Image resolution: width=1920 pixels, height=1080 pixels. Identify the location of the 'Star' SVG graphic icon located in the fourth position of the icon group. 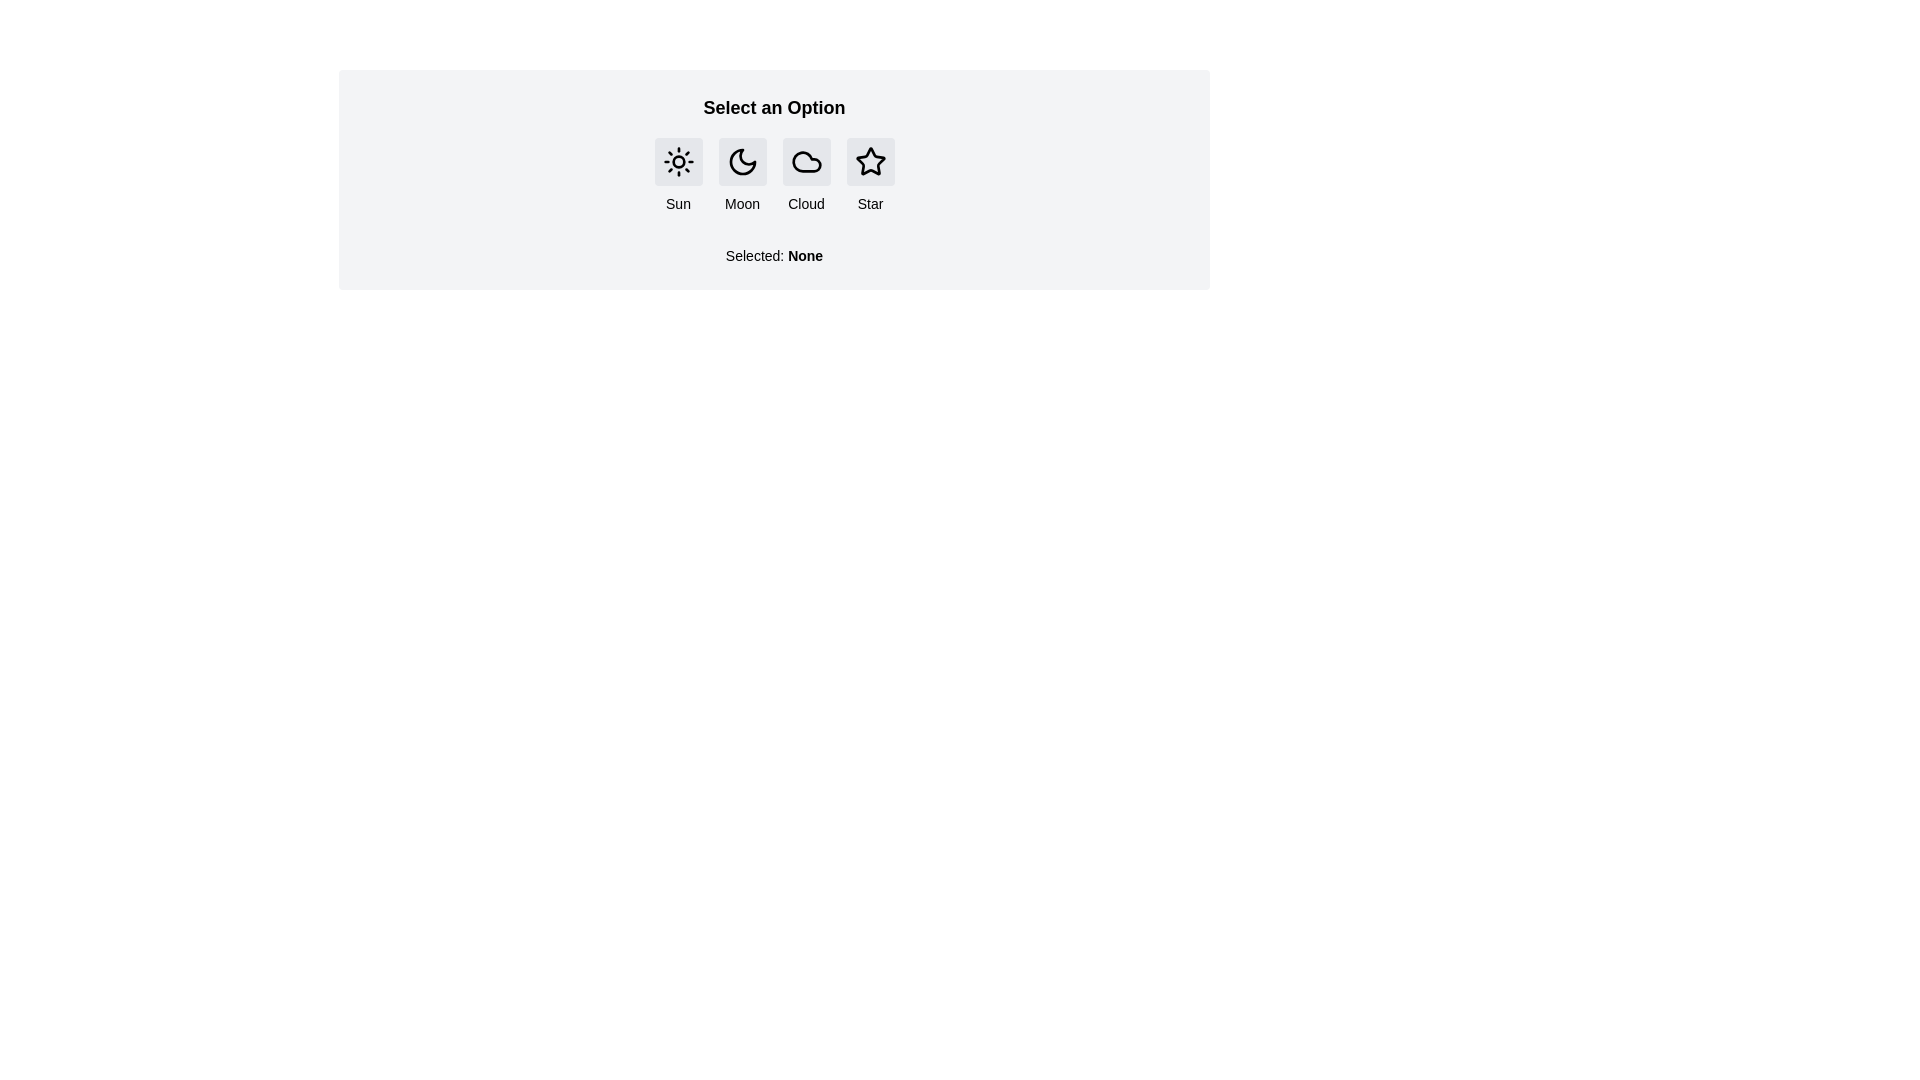
(870, 160).